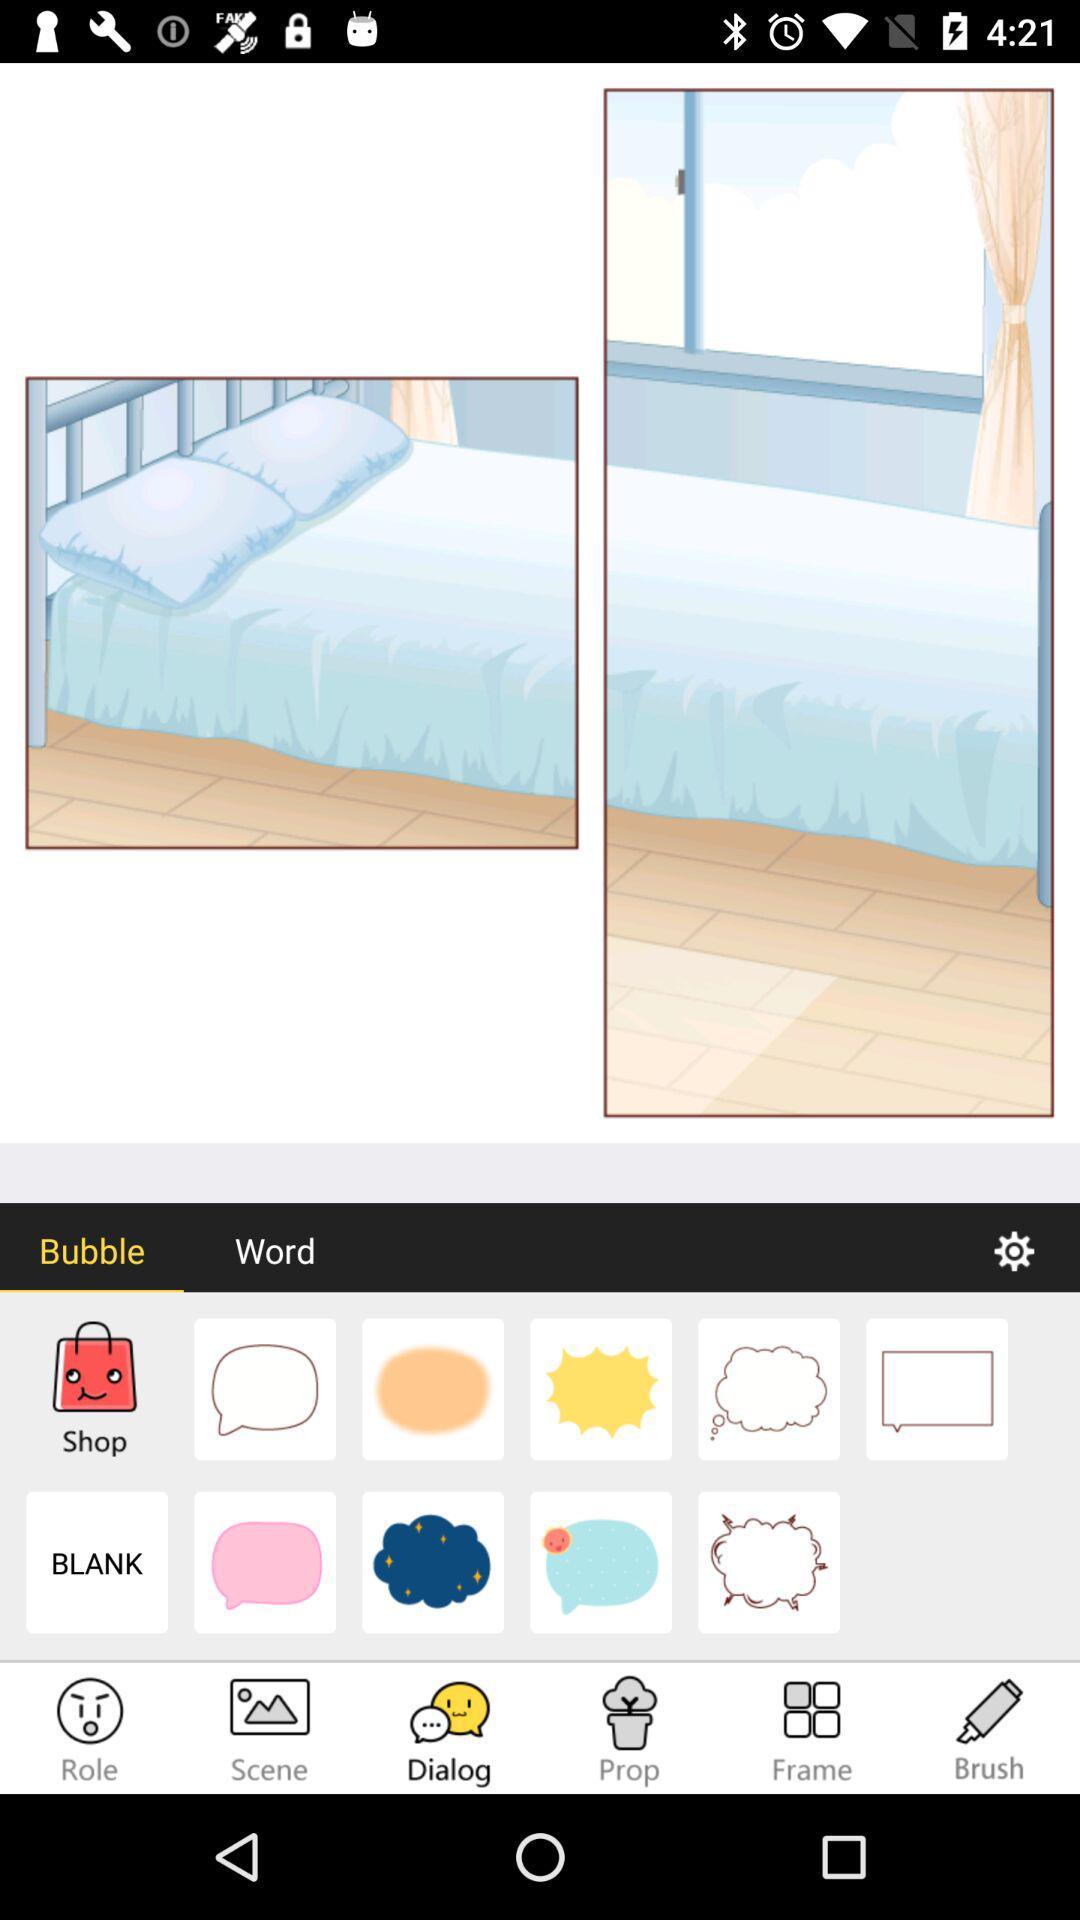  I want to click on the option which says brush, so click(990, 1730).